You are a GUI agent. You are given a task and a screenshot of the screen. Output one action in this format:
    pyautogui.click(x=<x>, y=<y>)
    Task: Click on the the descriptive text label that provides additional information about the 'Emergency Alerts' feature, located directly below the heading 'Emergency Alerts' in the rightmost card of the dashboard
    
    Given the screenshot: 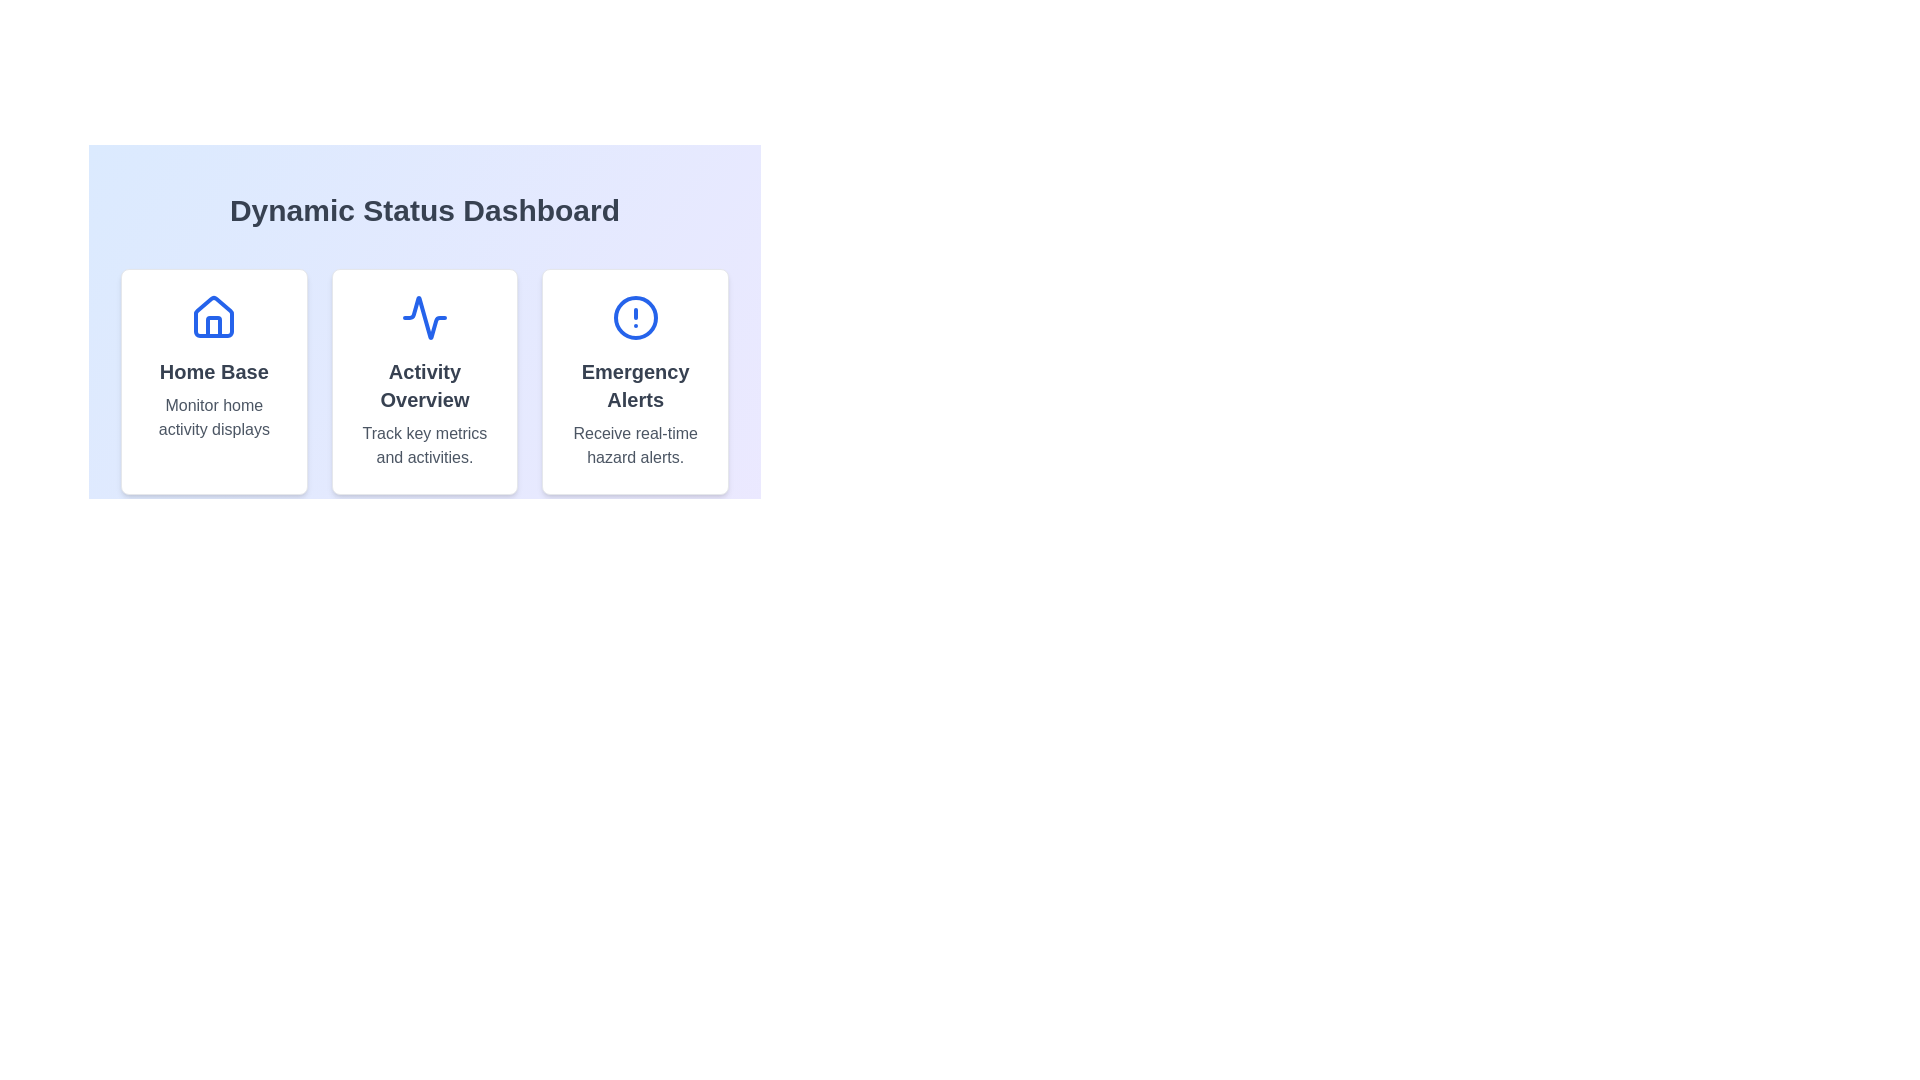 What is the action you would take?
    pyautogui.click(x=634, y=445)
    